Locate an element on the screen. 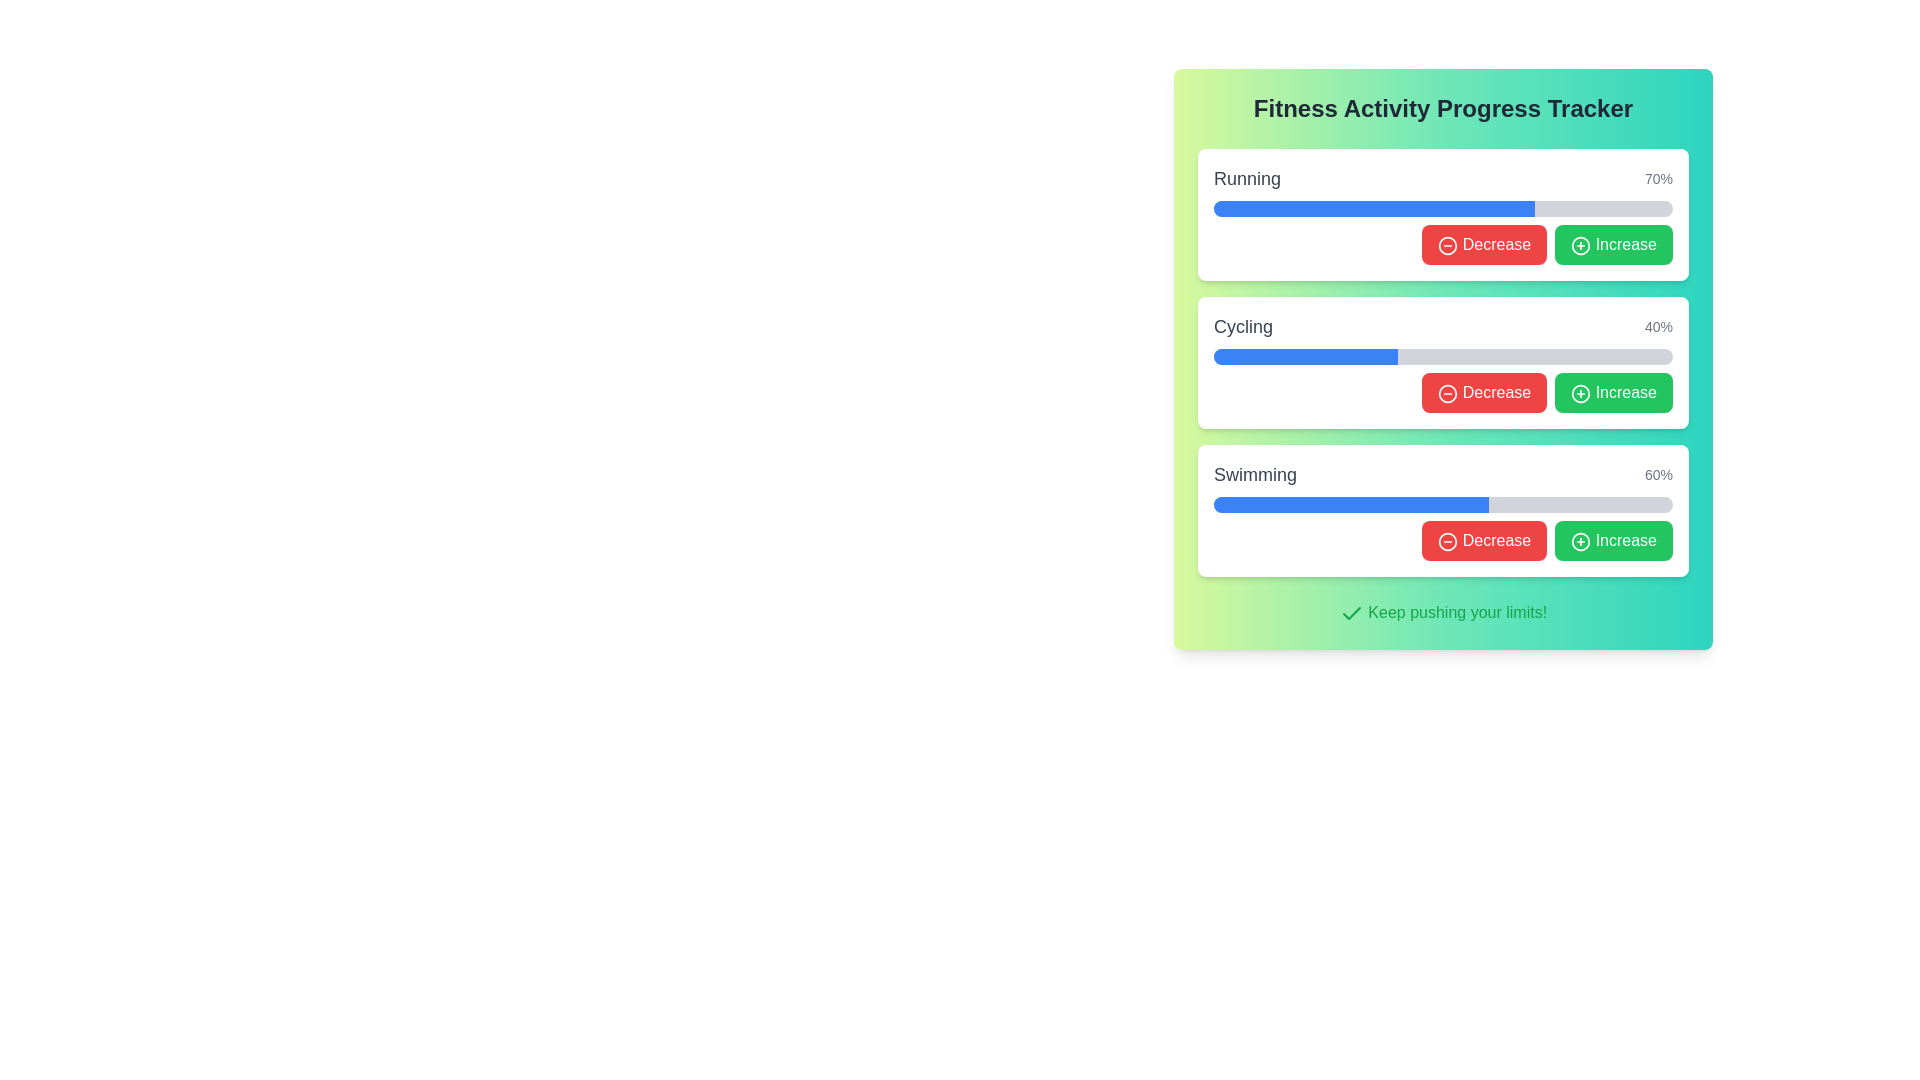 Image resolution: width=1920 pixels, height=1080 pixels. the progress bar's representation, which visually indicates the completion level of the 'Cycling' activity within the second progress tracker is located at coordinates (1305, 356).